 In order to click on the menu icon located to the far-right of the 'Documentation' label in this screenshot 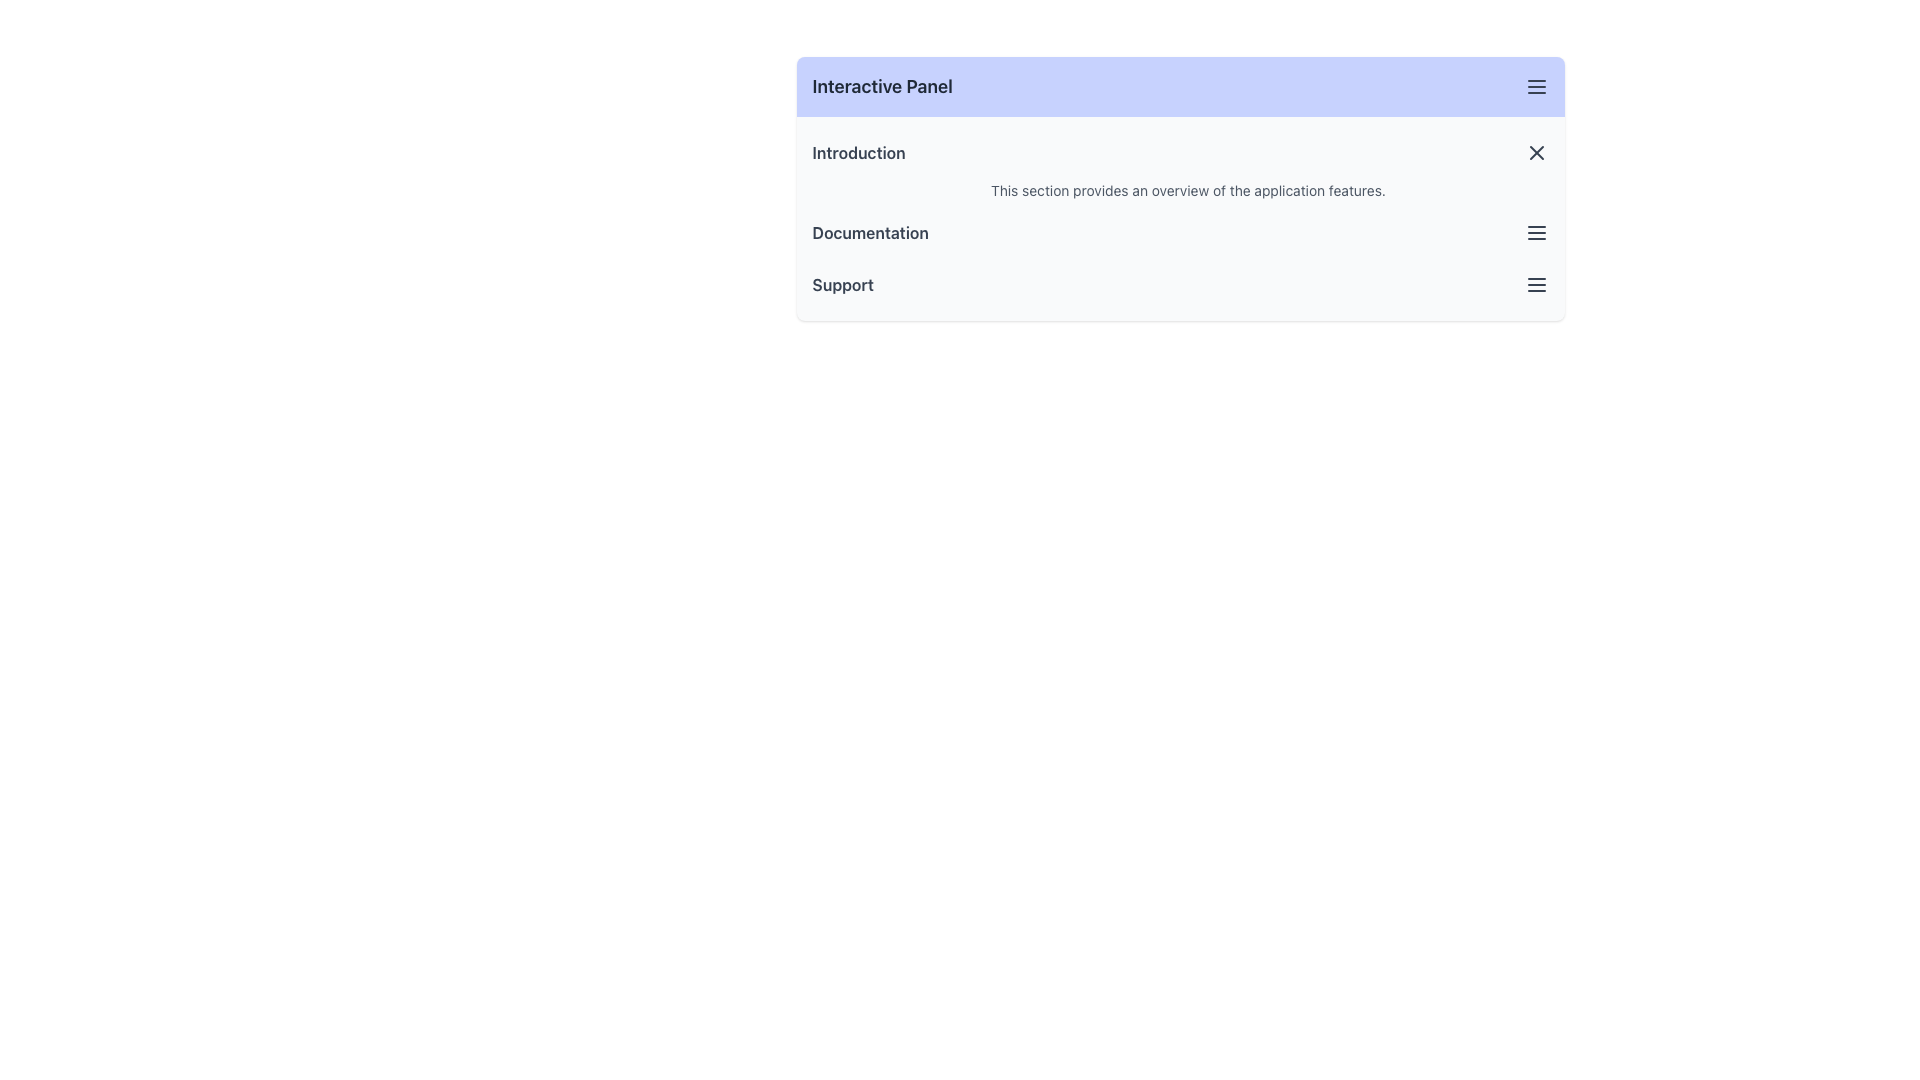, I will do `click(1535, 231)`.